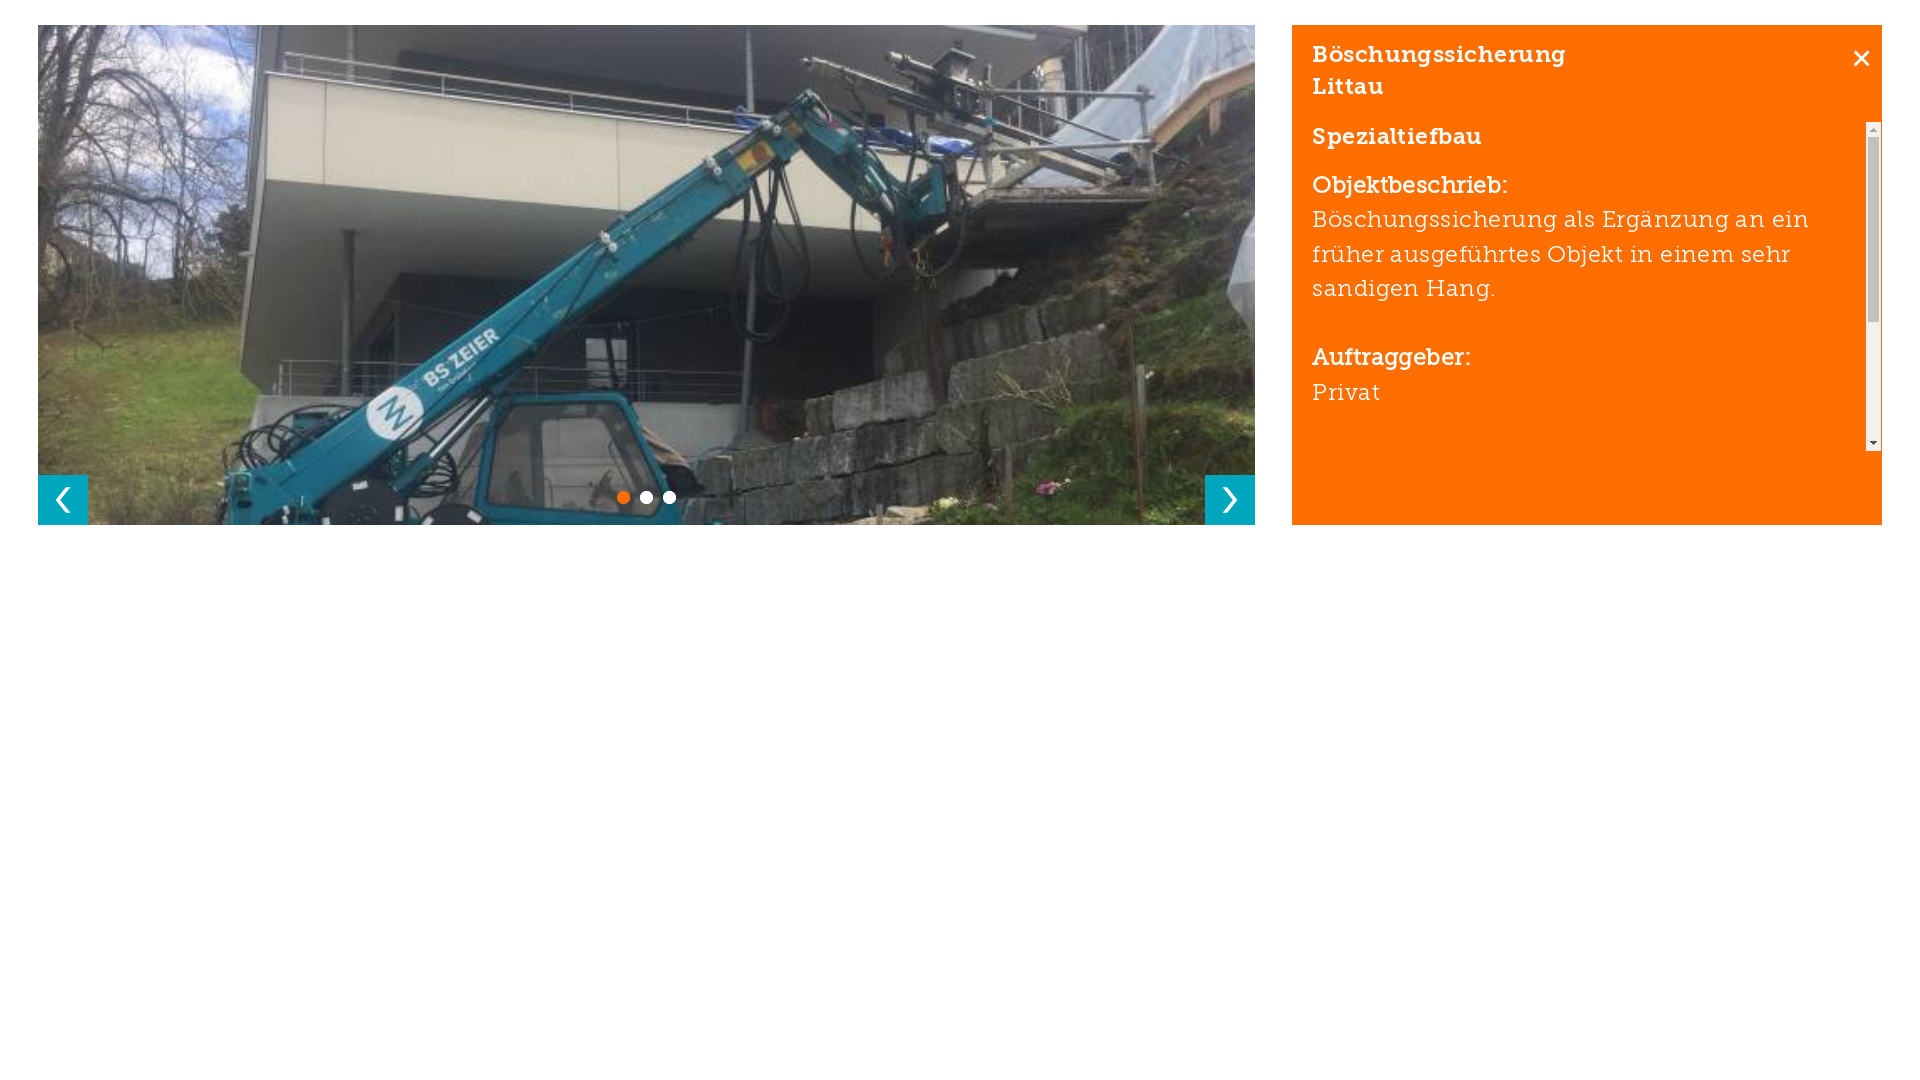 The image size is (1920, 1080). What do you see at coordinates (662, 495) in the screenshot?
I see `'3'` at bounding box center [662, 495].